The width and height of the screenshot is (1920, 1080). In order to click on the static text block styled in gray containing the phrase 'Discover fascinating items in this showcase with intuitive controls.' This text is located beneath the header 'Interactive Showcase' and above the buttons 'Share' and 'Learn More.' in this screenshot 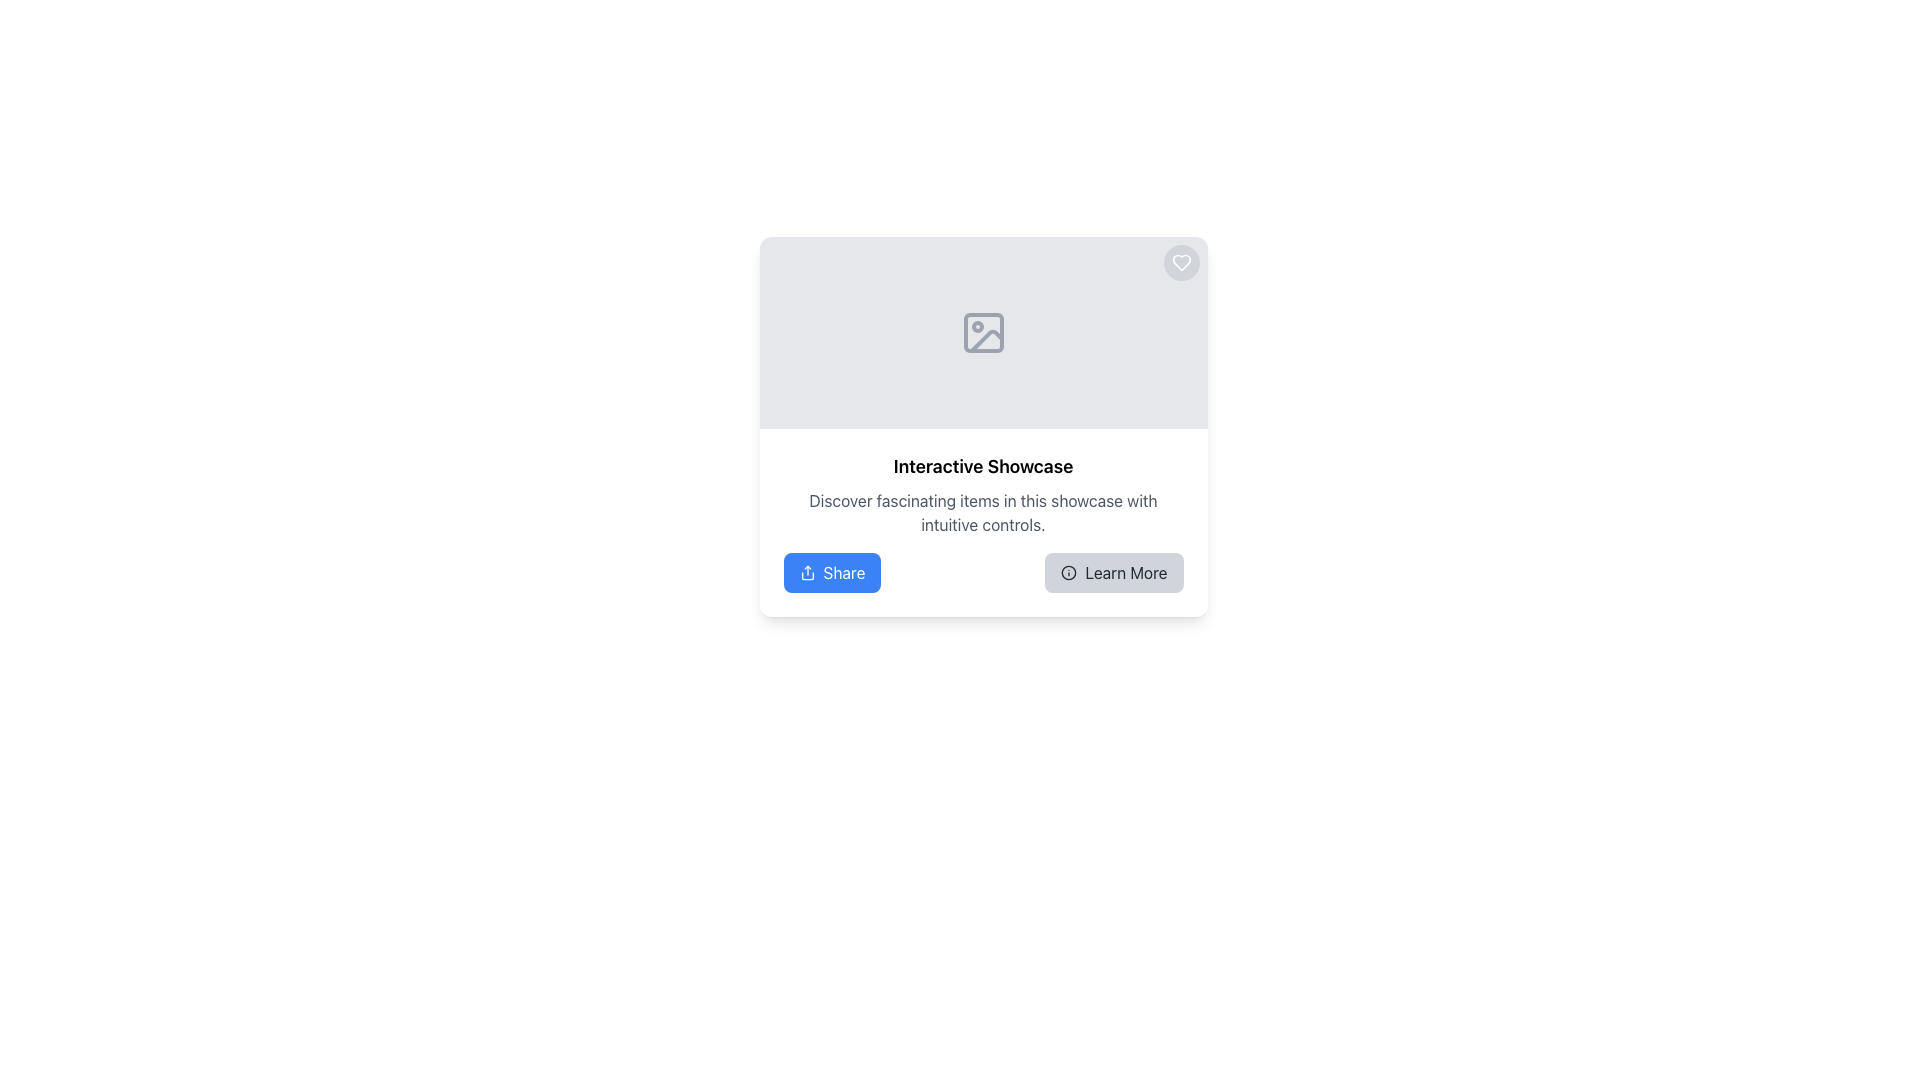, I will do `click(983, 512)`.